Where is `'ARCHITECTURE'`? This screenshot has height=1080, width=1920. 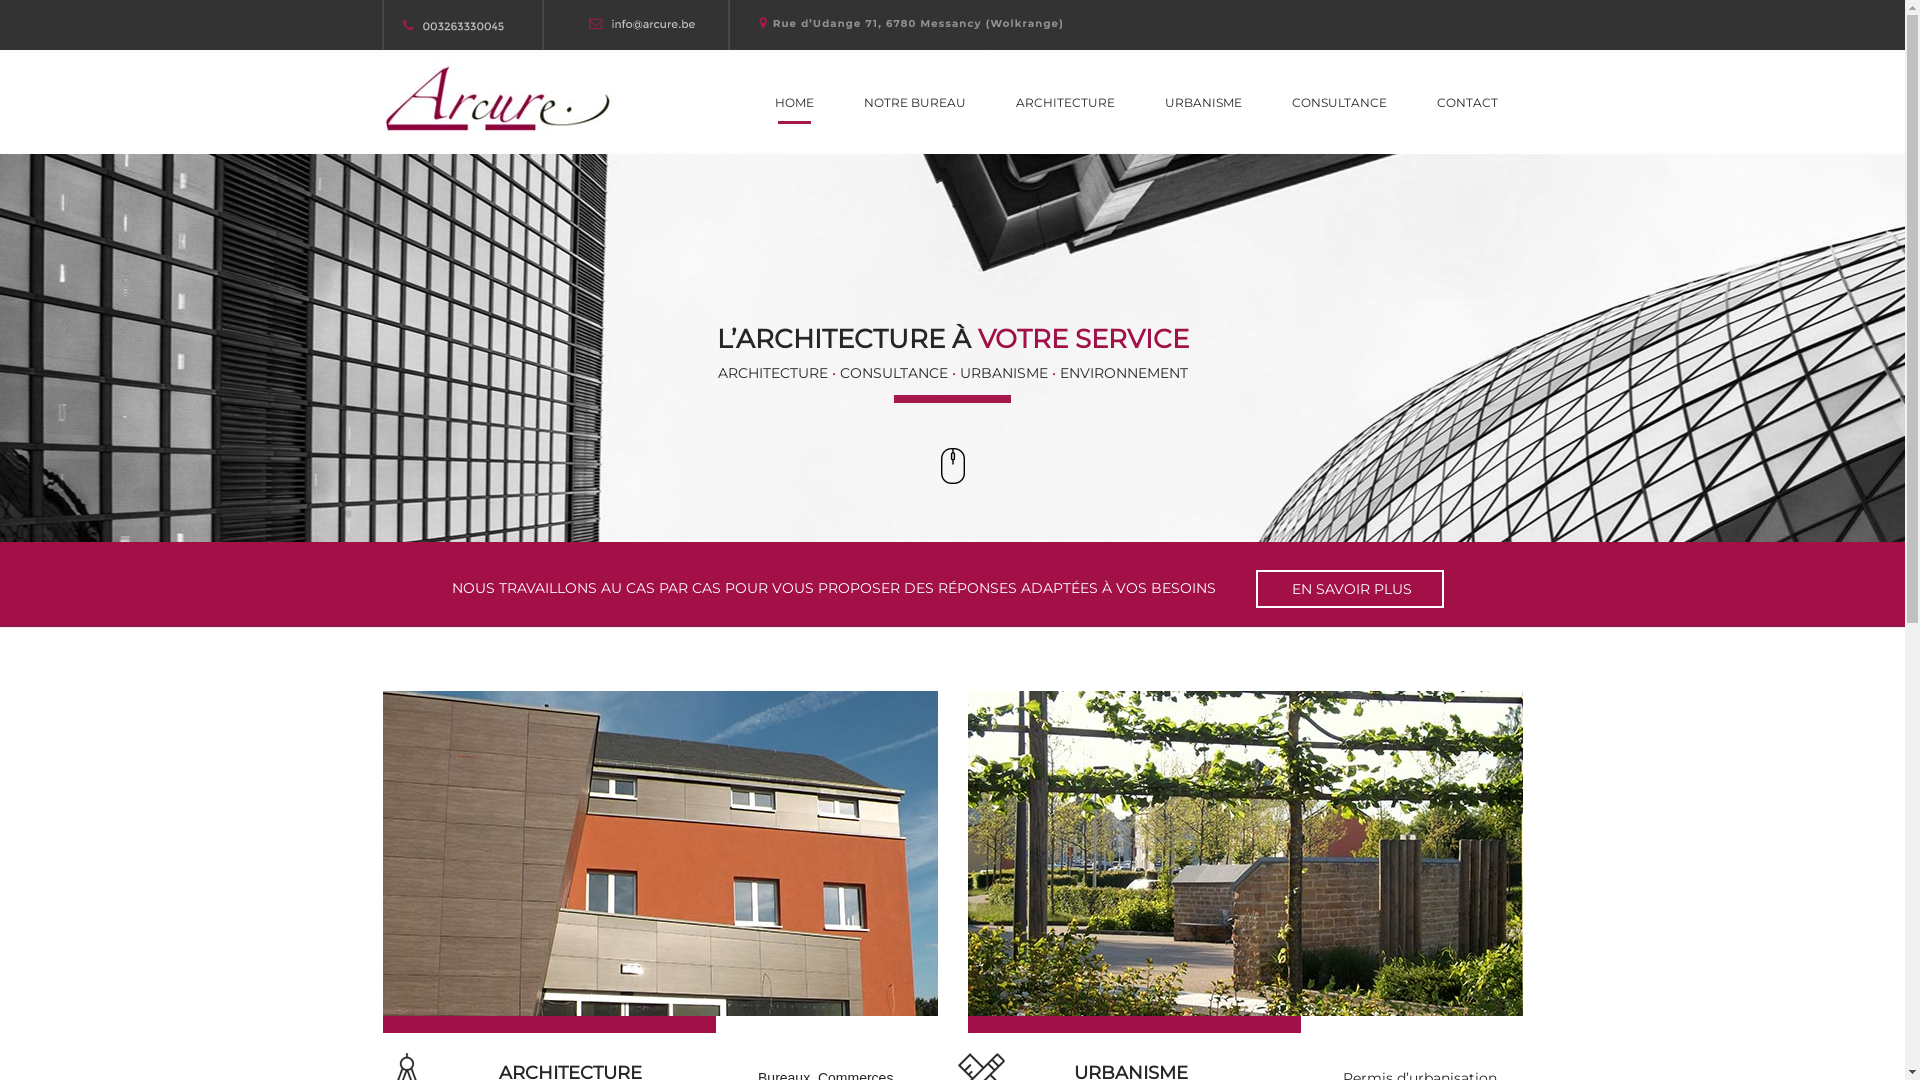
'ARCHITECTURE' is located at coordinates (1063, 103).